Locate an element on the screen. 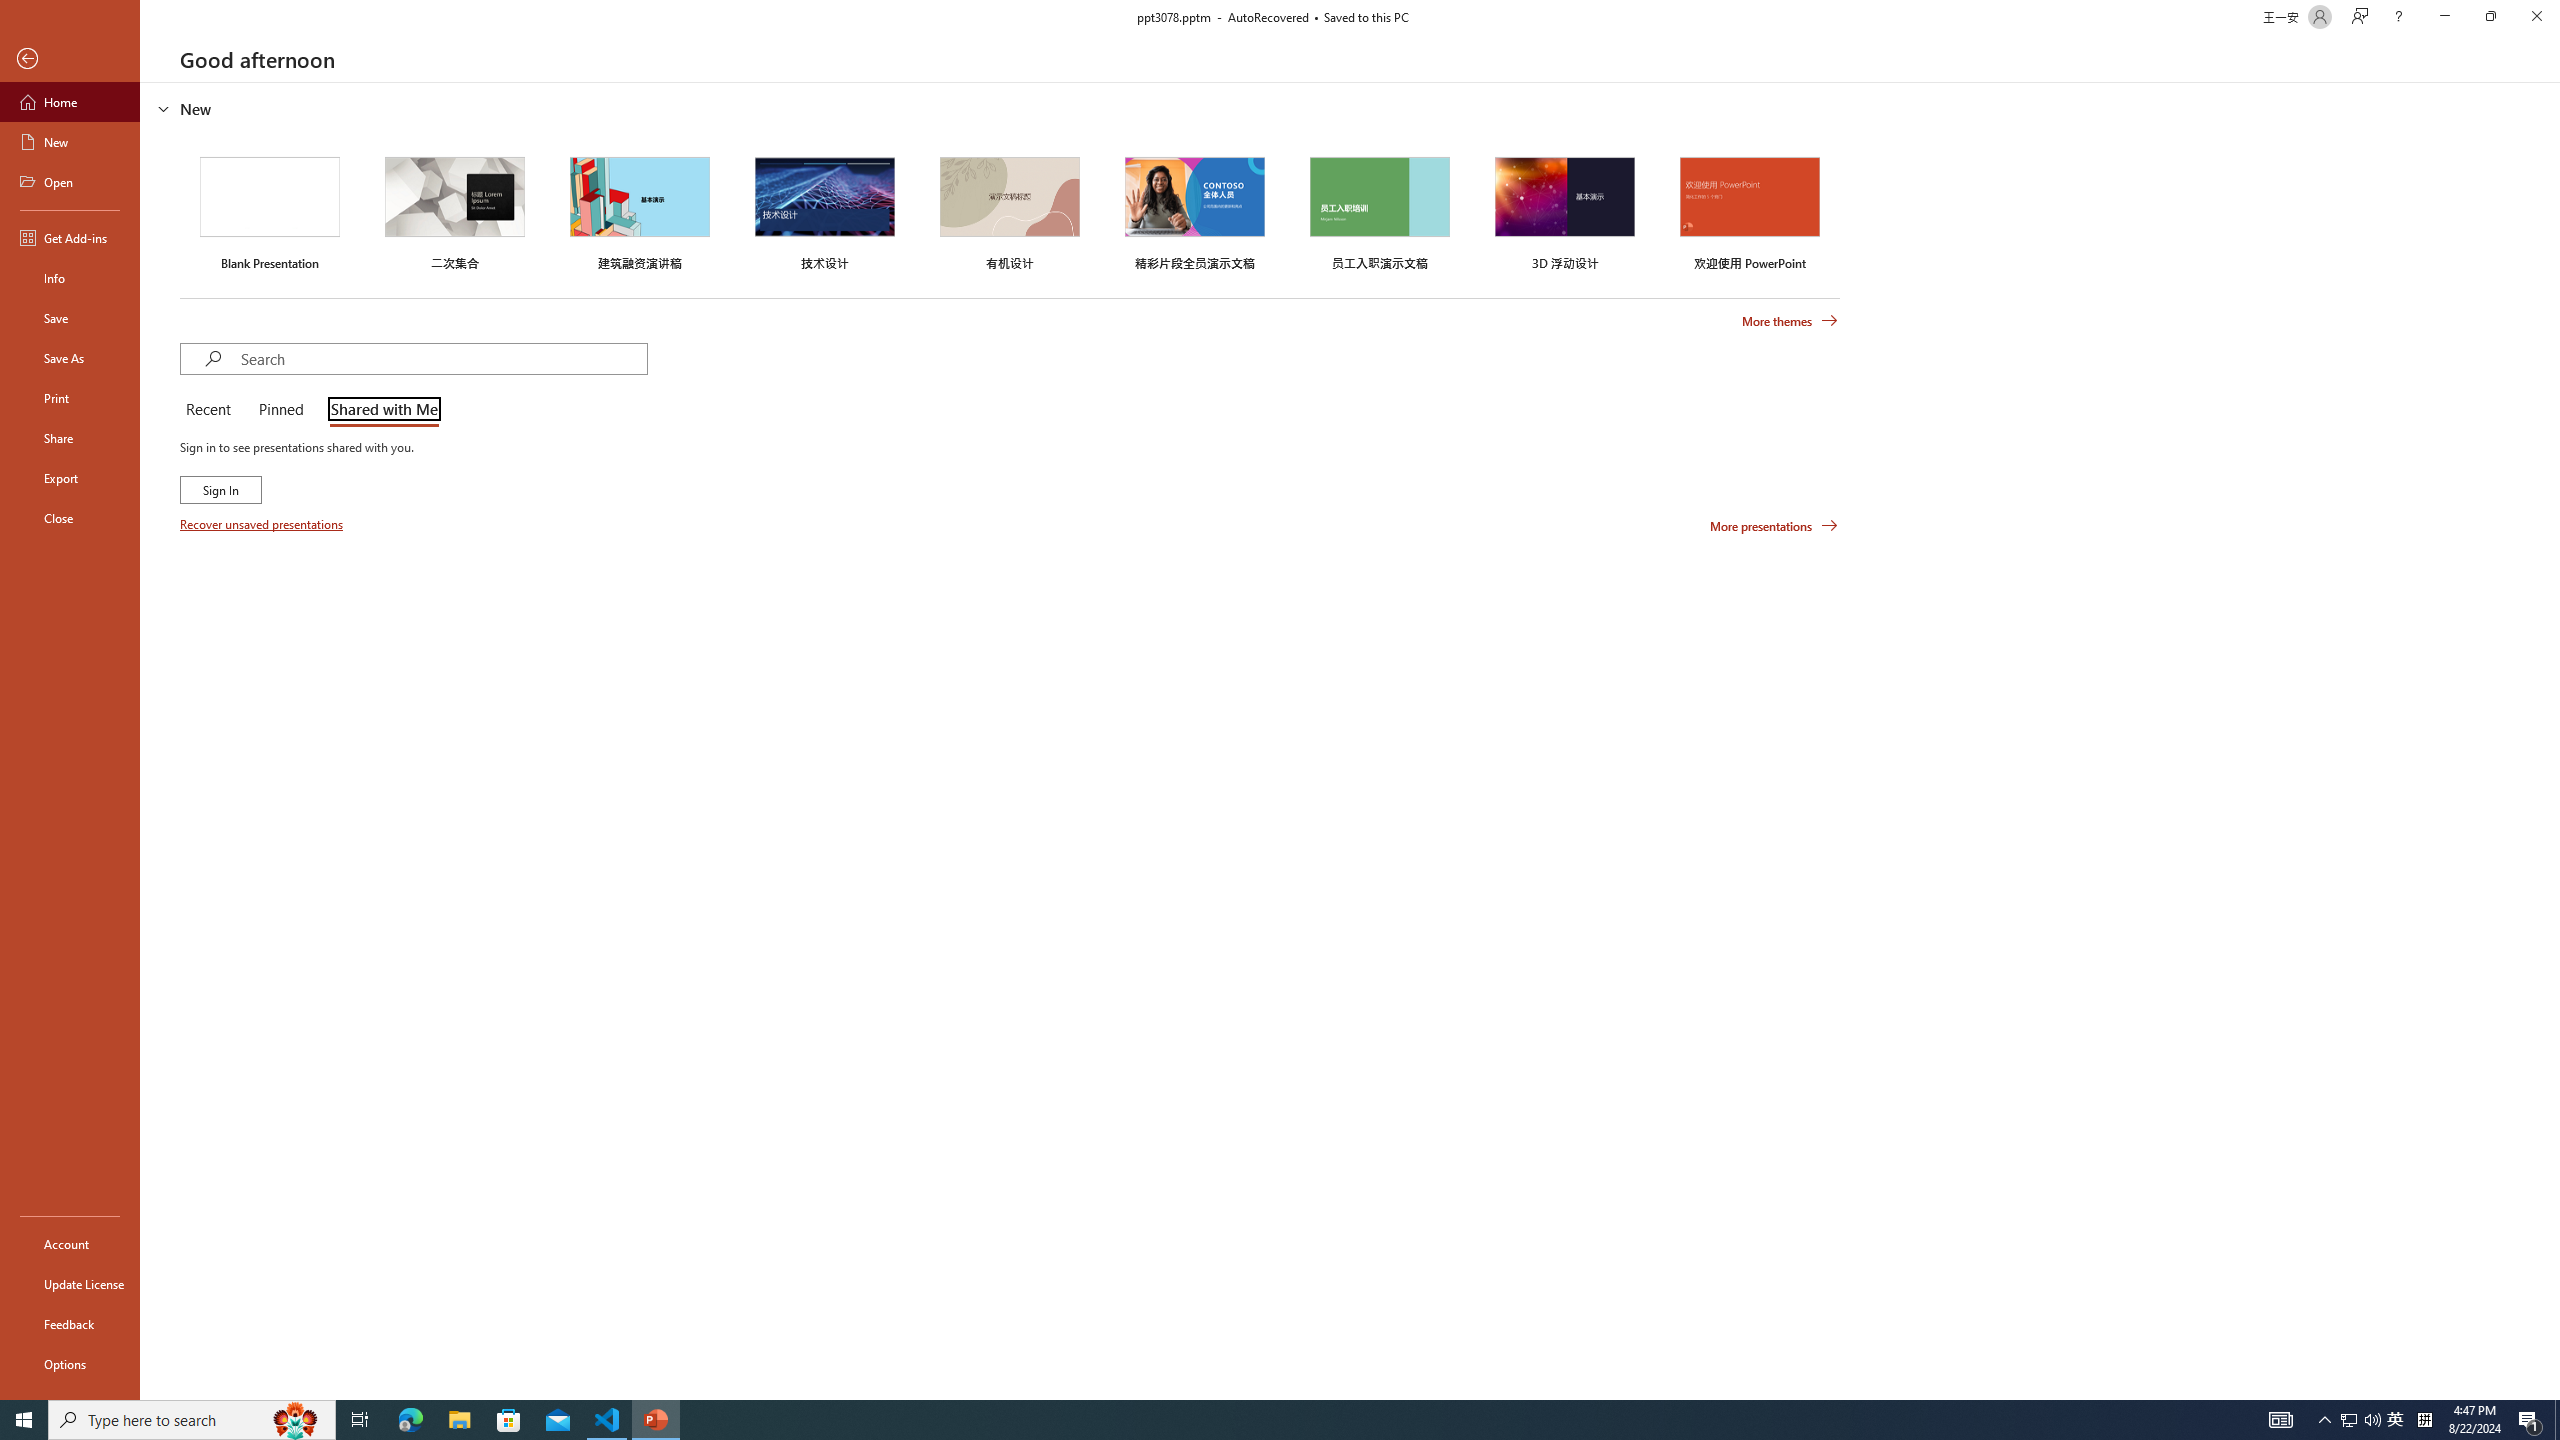 This screenshot has height=1440, width=2560. 'Save As' is located at coordinates (69, 356).